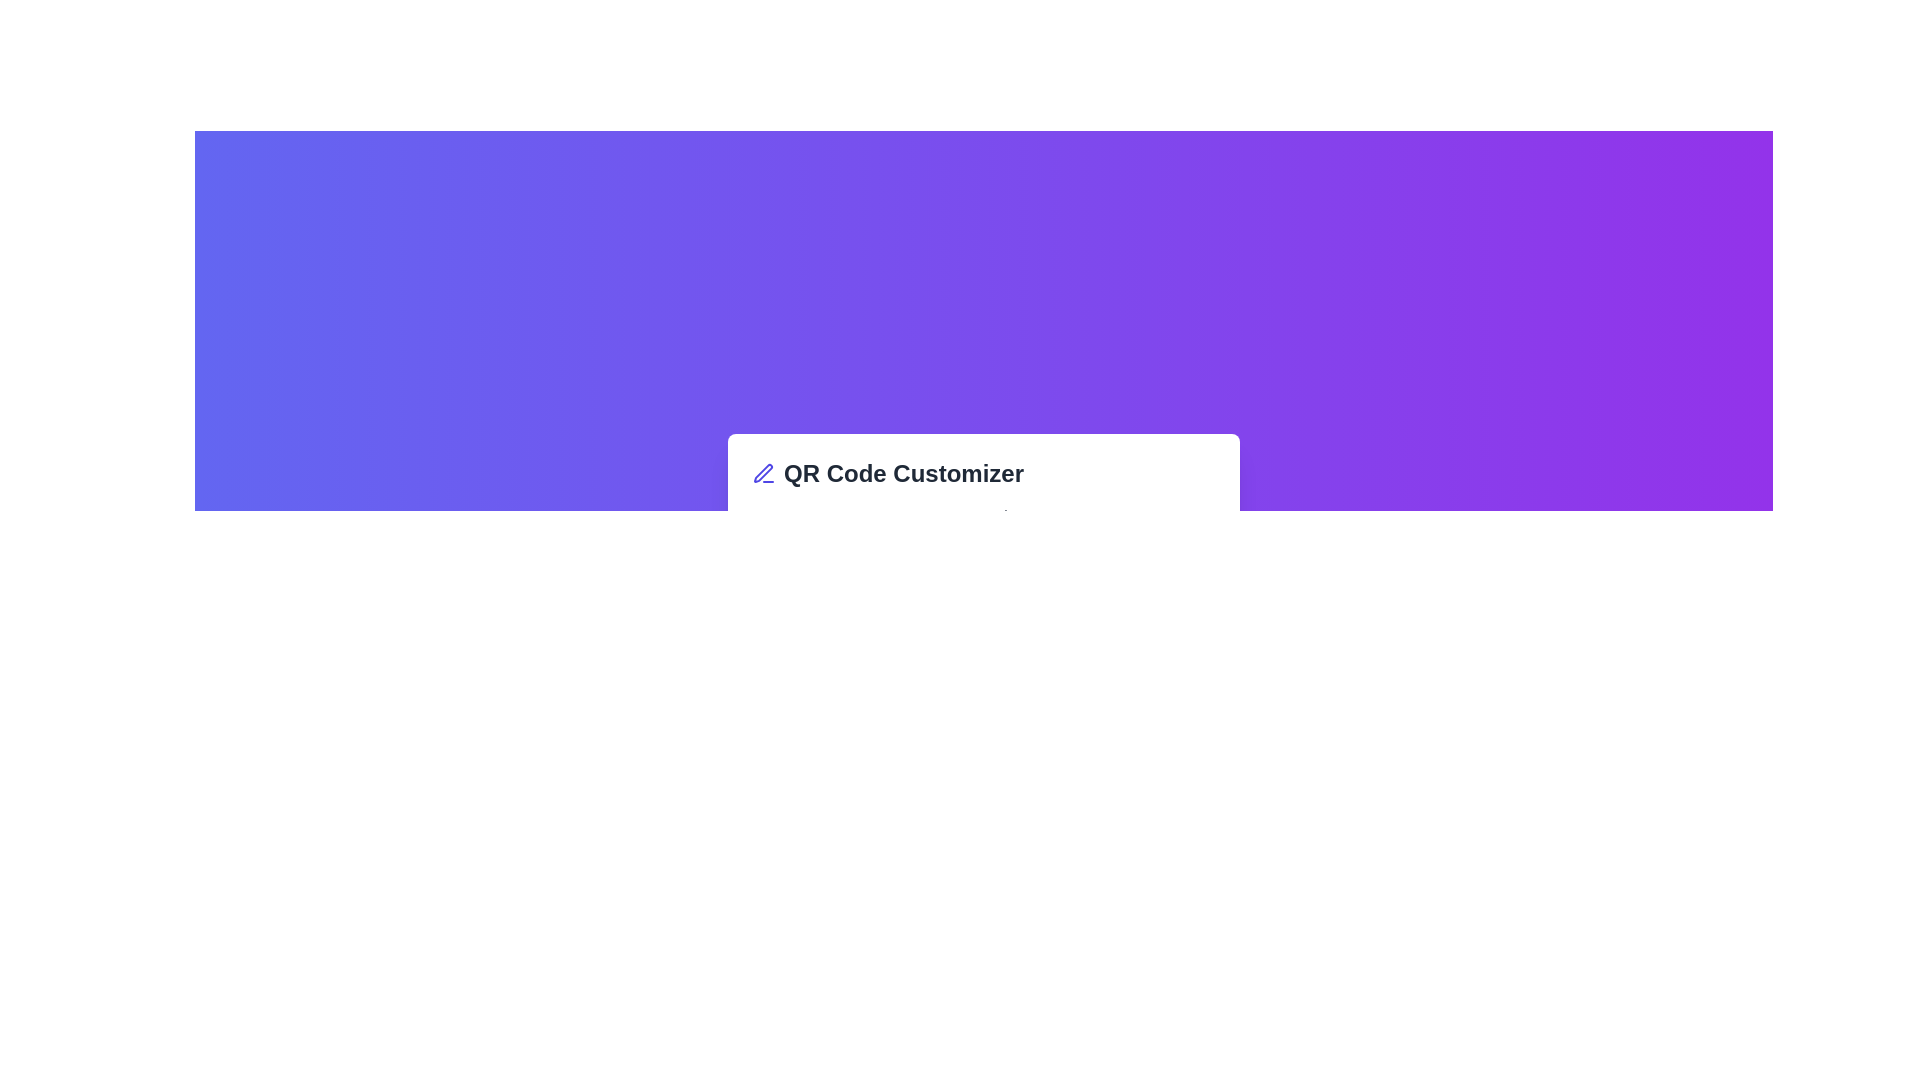 This screenshot has width=1920, height=1080. I want to click on the editing tool icon associated with the 'QR Code Customizer' feature, which is located to the left of the text label, so click(762, 473).